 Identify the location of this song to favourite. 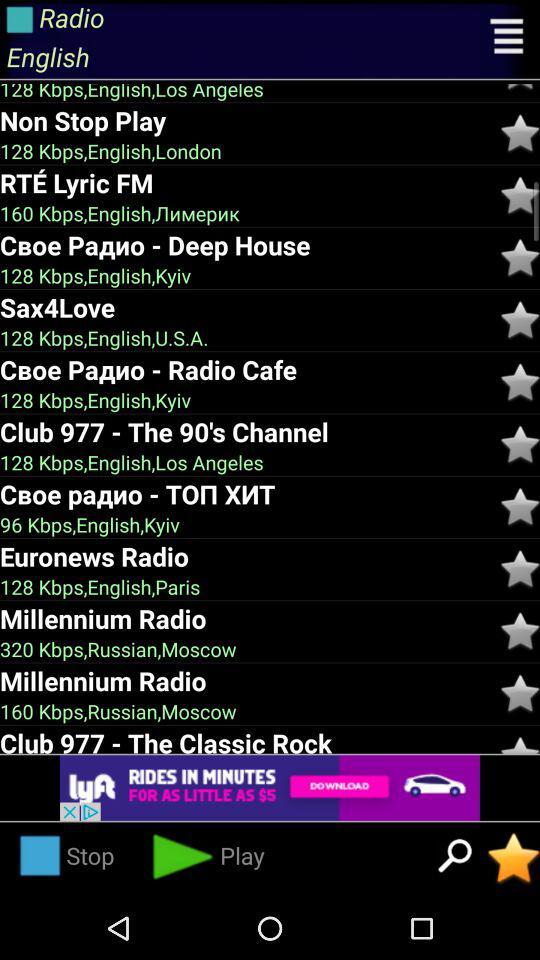
(520, 381).